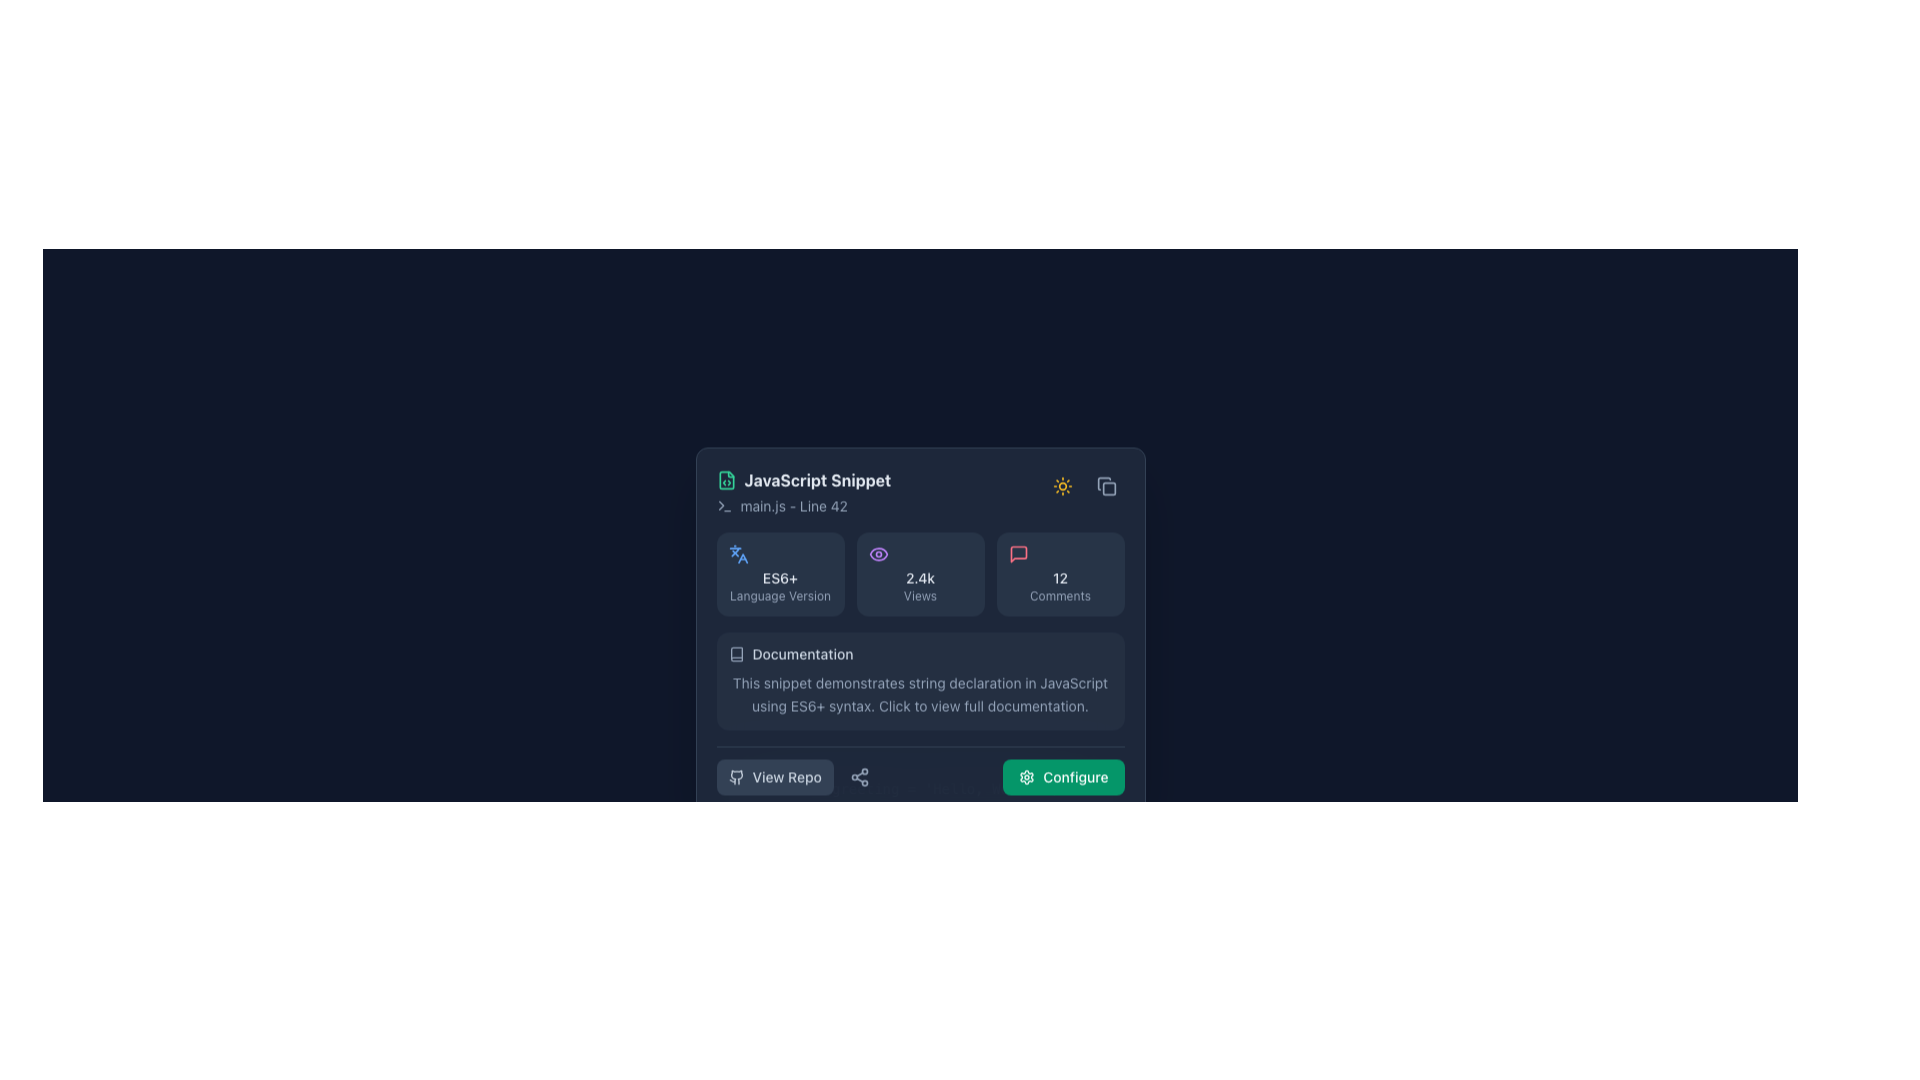 This screenshot has width=1920, height=1080. Describe the element at coordinates (1018, 554) in the screenshot. I see `the light rose colored SVG chat bubble with rounded edges and a triangular tail located in the top-right portion of the UI card` at that location.